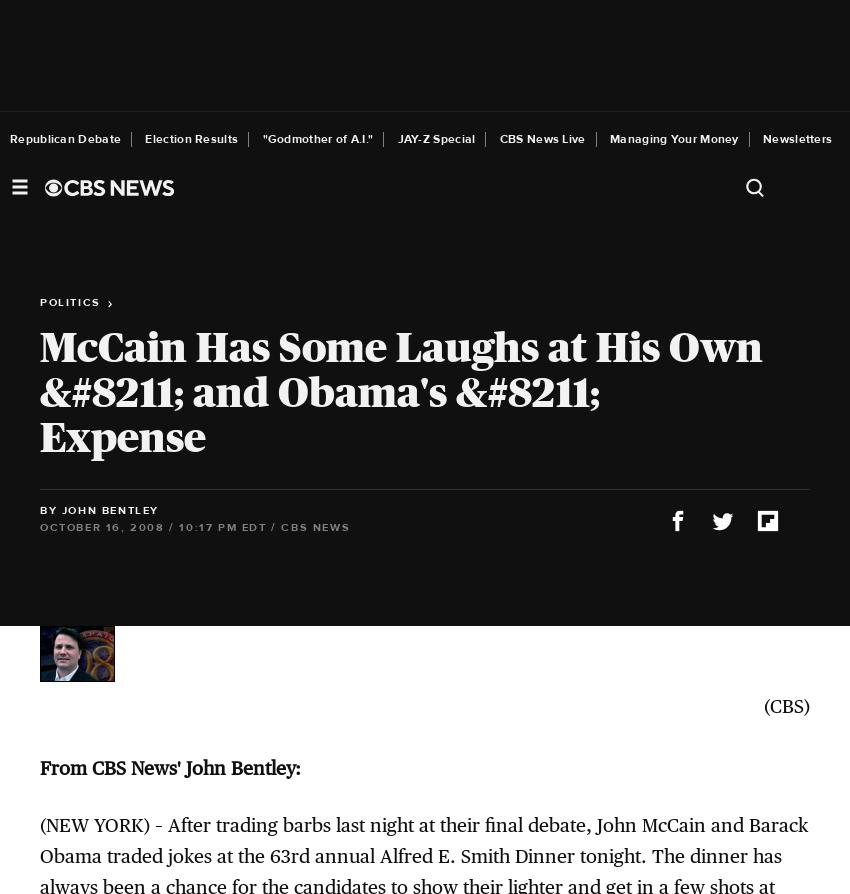 This screenshot has height=894, width=850. What do you see at coordinates (170, 767) in the screenshot?
I see `'From CBS News' John Bentley:'` at bounding box center [170, 767].